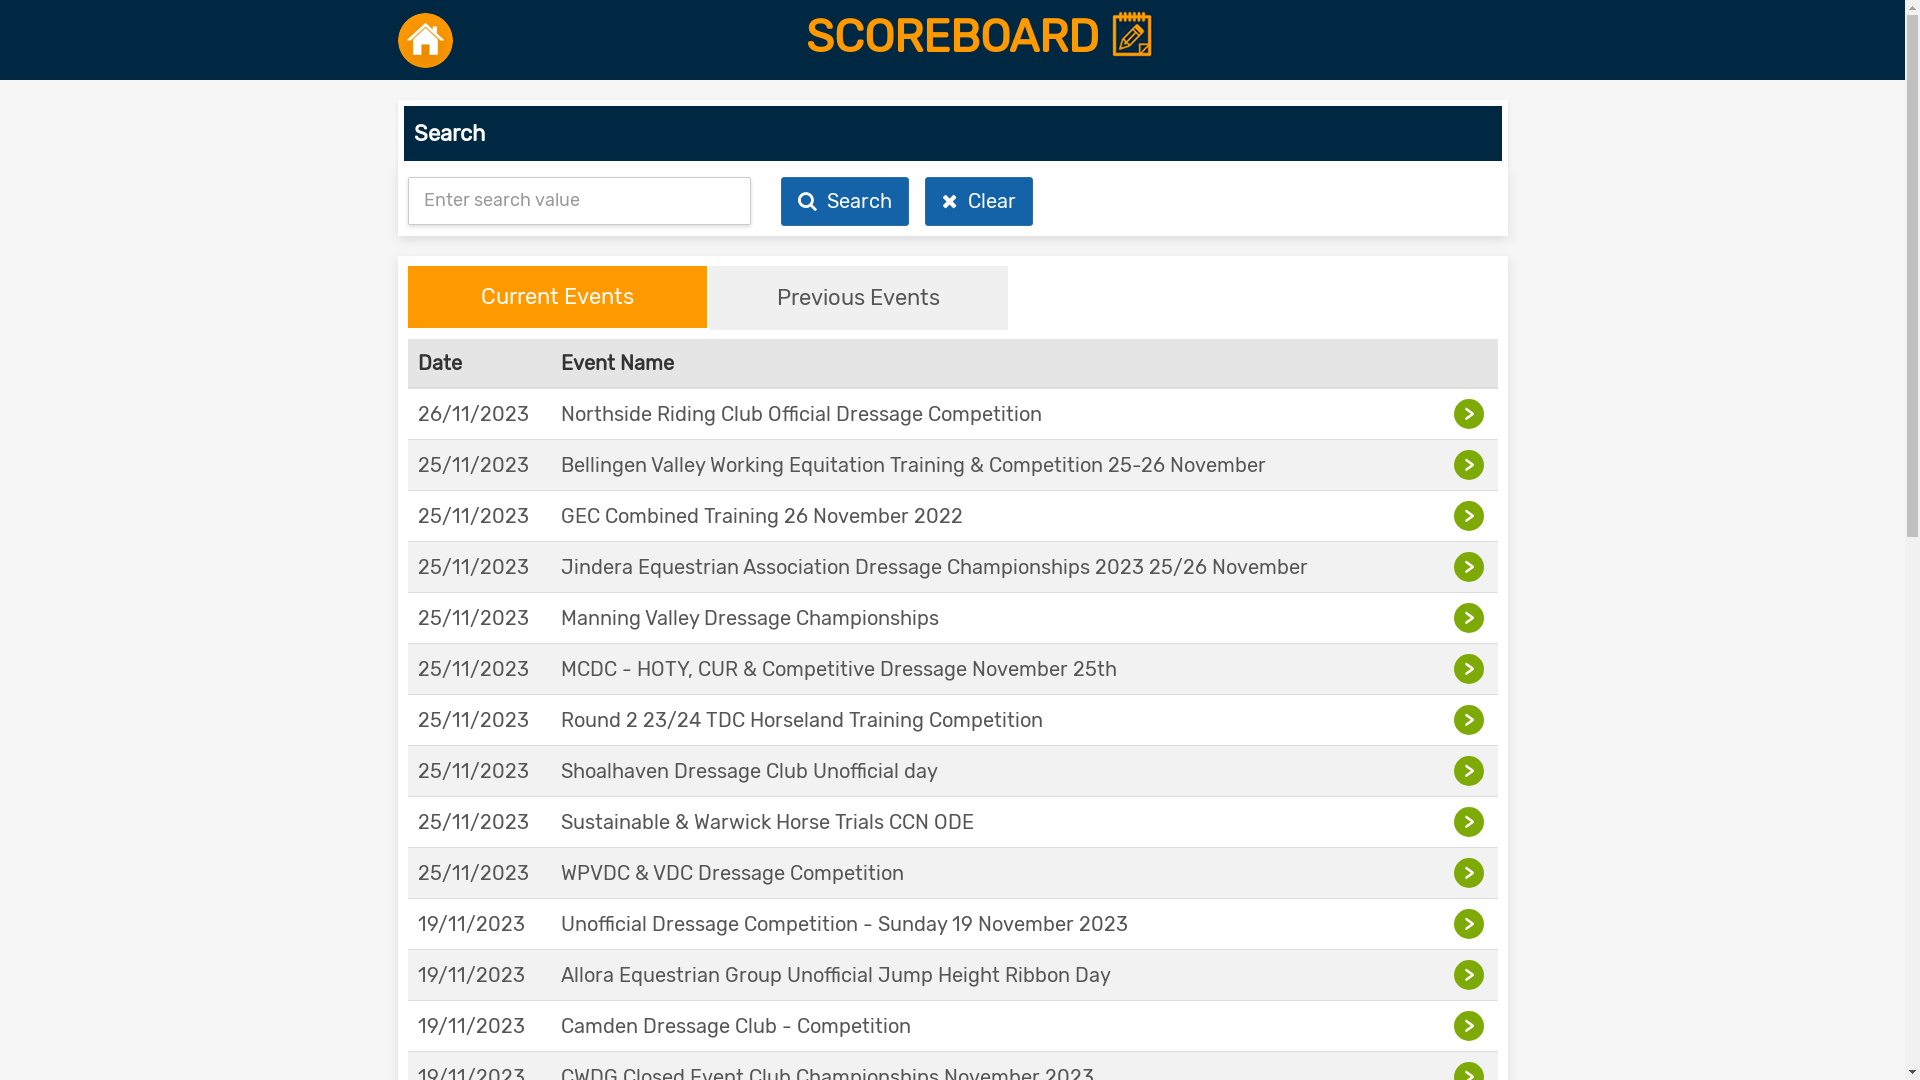  Describe the element at coordinates (1470, 412) in the screenshot. I see `'>'` at that location.